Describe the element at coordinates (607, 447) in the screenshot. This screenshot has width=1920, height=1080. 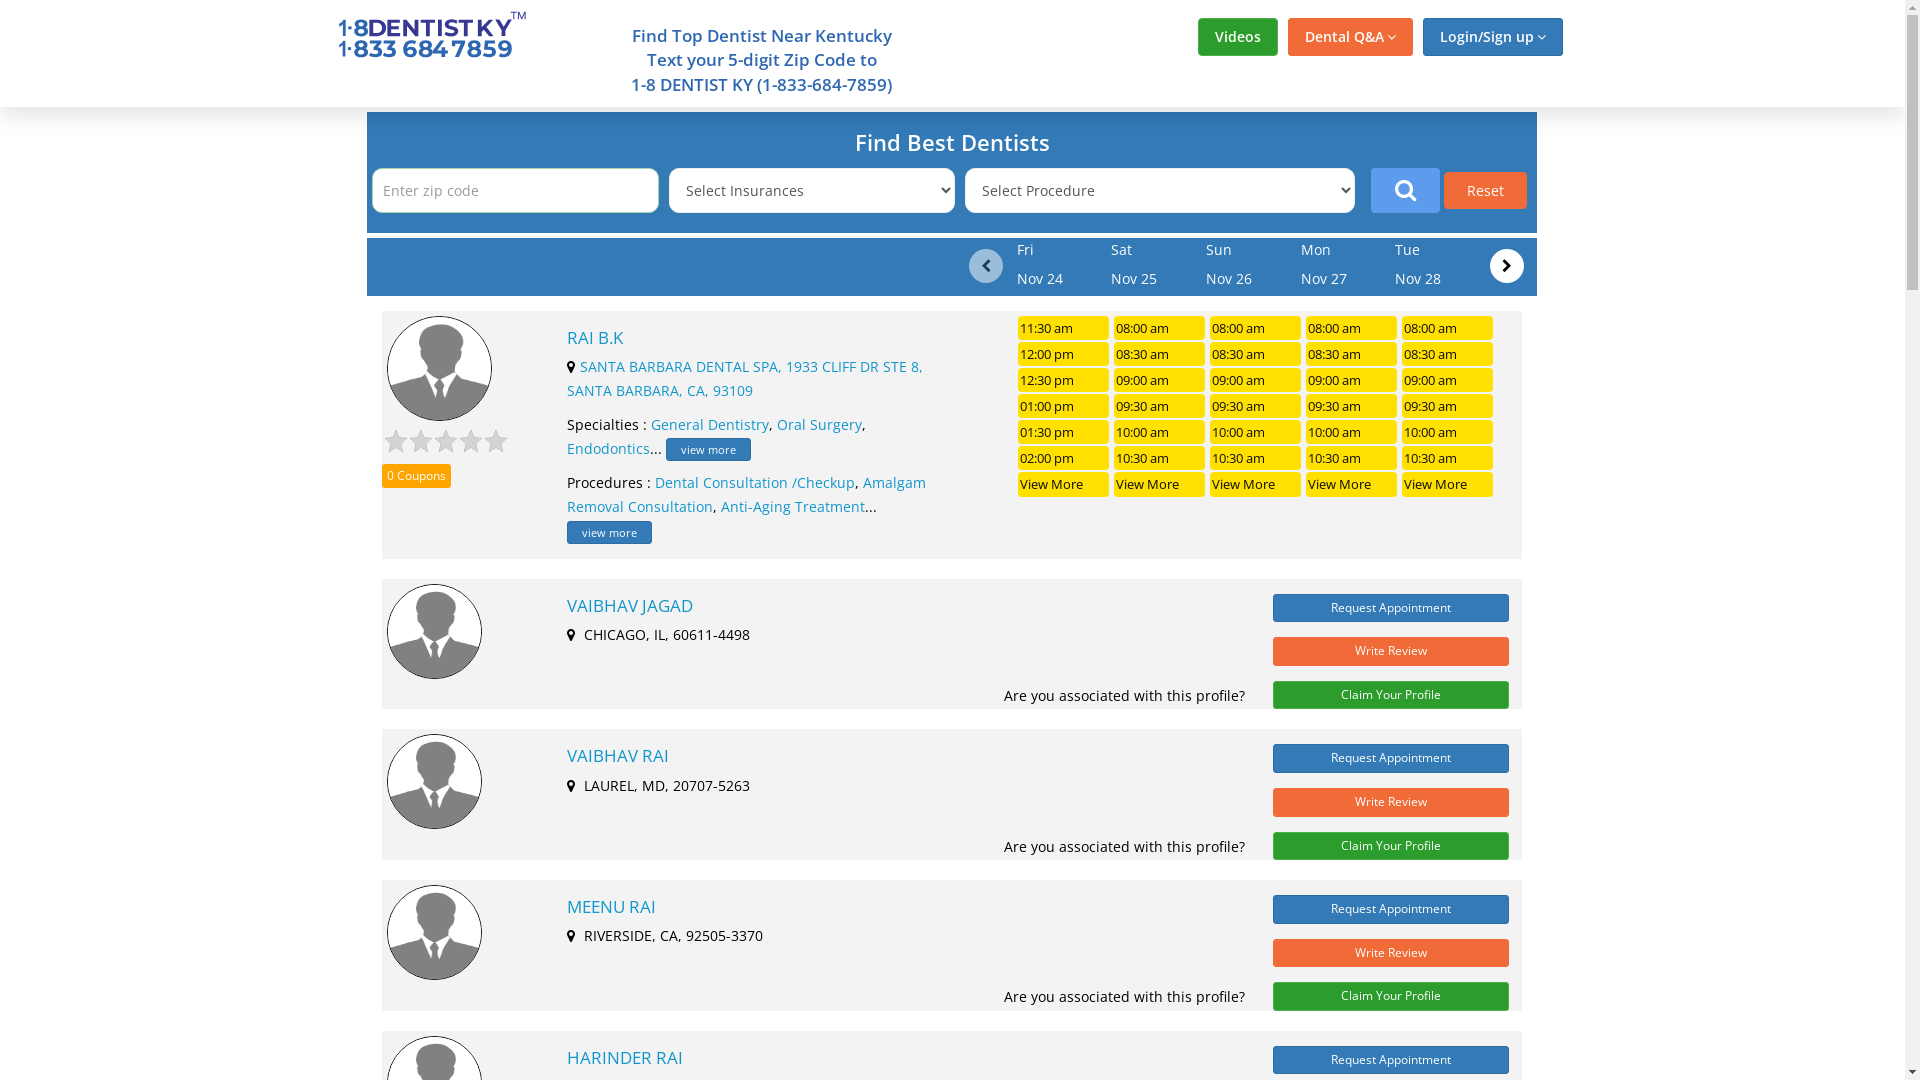
I see `'Endodontics'` at that location.